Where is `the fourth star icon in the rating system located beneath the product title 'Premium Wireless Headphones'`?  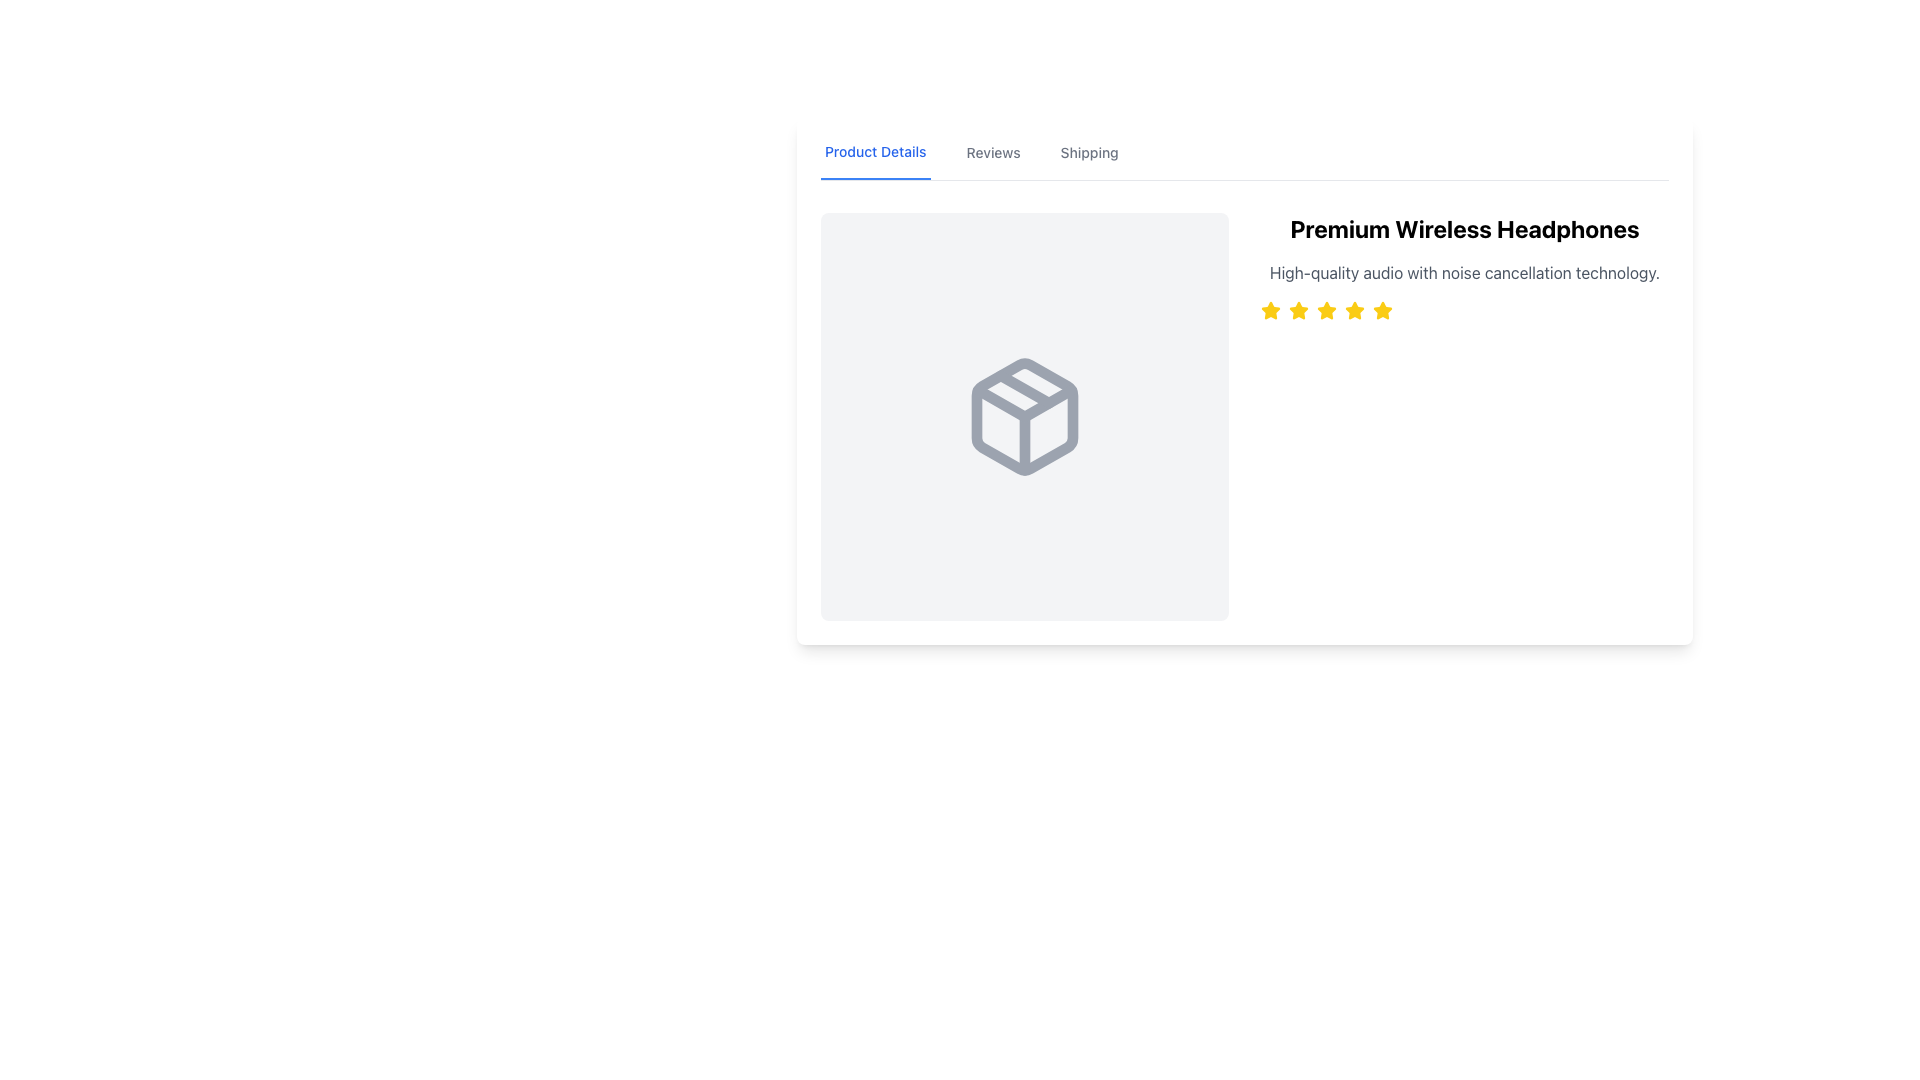
the fourth star icon in the rating system located beneath the product title 'Premium Wireless Headphones' is located at coordinates (1353, 309).